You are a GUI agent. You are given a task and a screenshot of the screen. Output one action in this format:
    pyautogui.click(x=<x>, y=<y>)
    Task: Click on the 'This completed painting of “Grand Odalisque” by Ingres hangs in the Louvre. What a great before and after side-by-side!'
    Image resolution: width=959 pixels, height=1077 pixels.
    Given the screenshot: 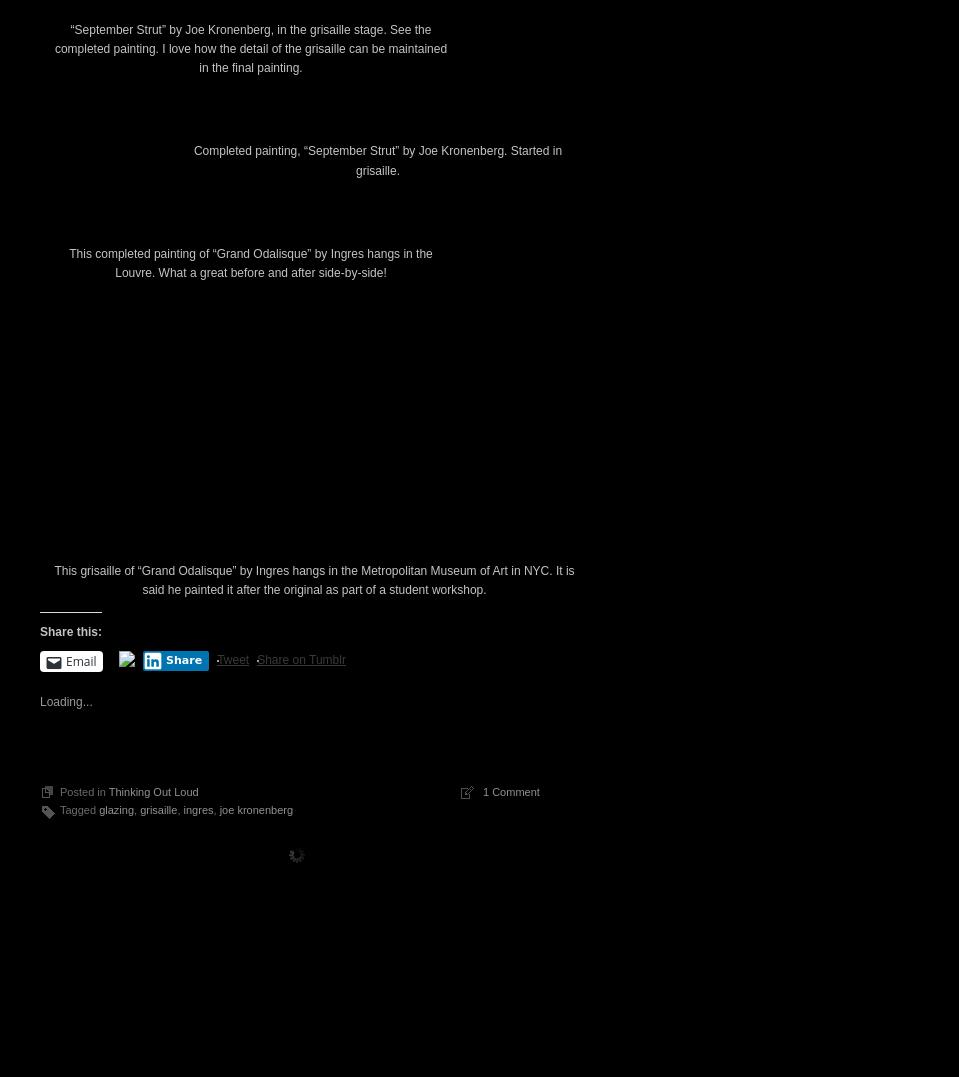 What is the action you would take?
    pyautogui.click(x=250, y=604)
    